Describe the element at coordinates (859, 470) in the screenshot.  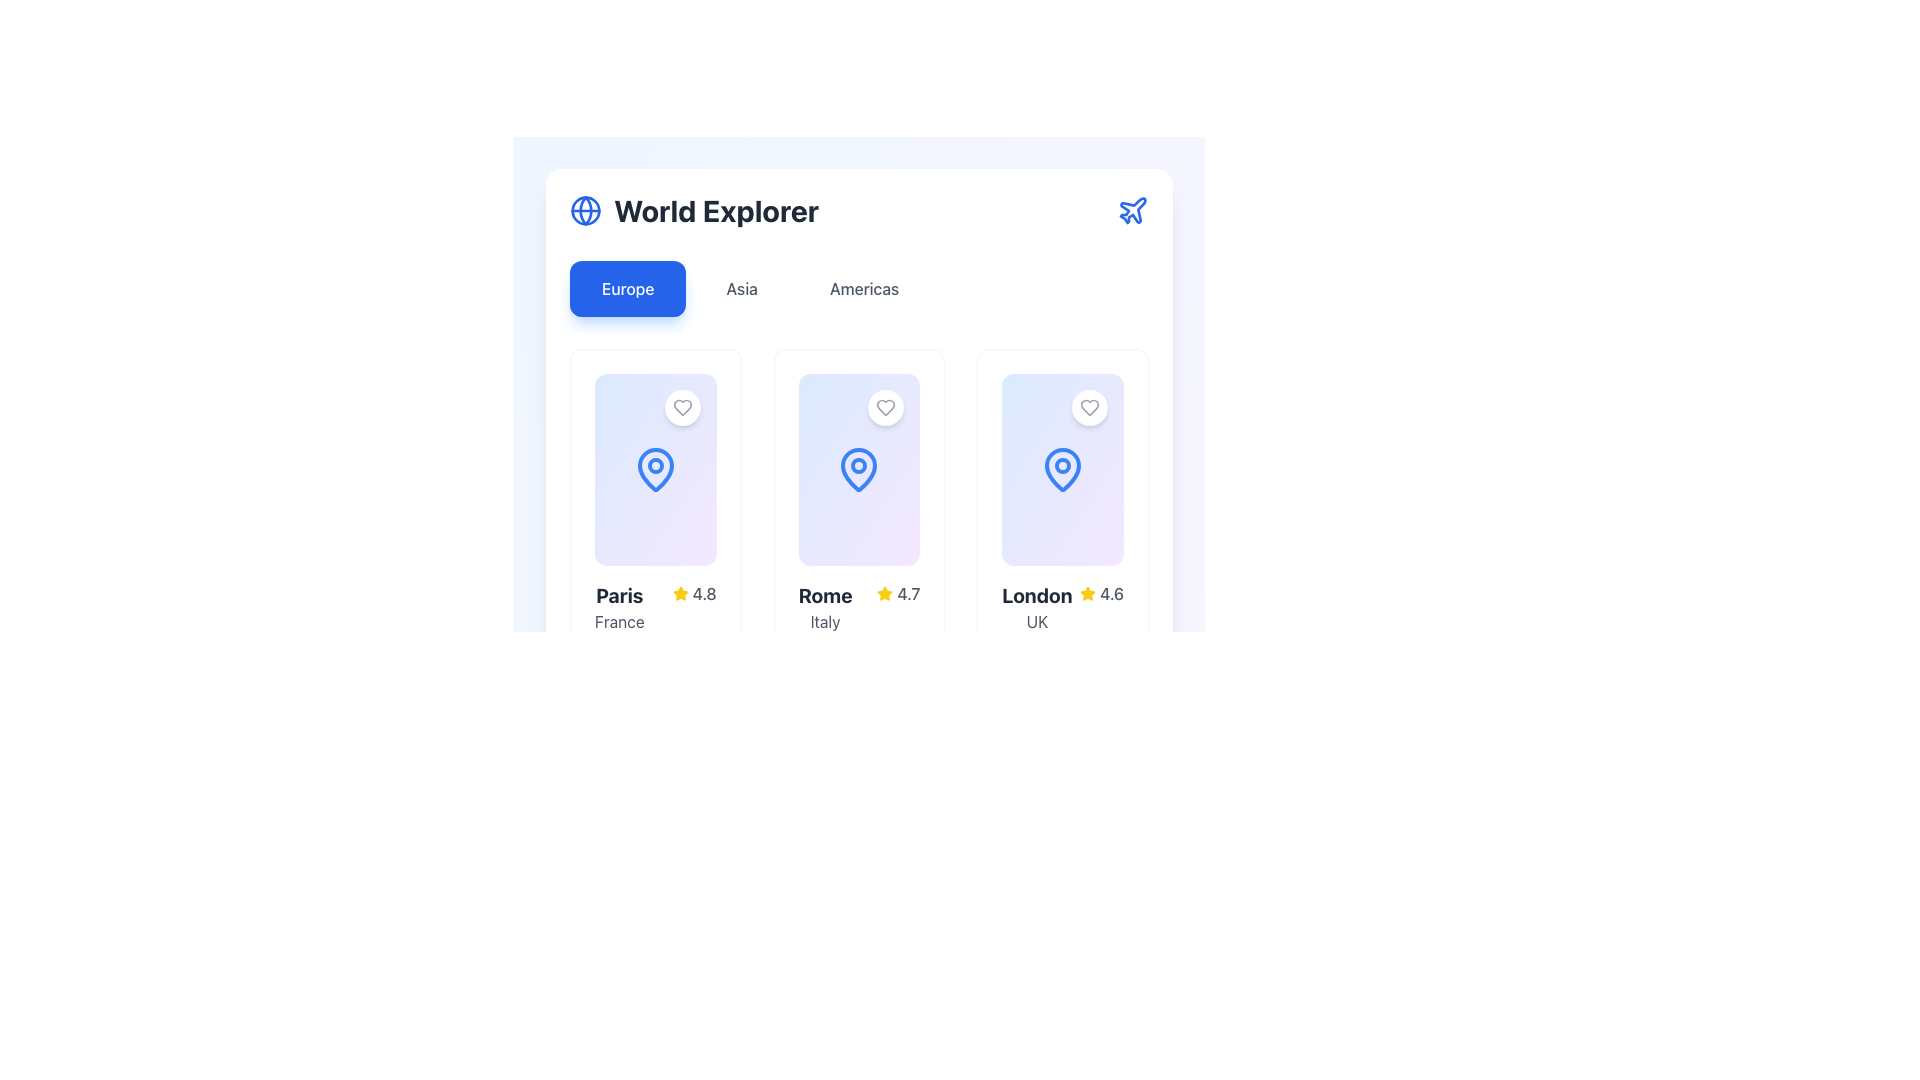
I see `the Interactive card representing 'Rome, Italy'` at that location.